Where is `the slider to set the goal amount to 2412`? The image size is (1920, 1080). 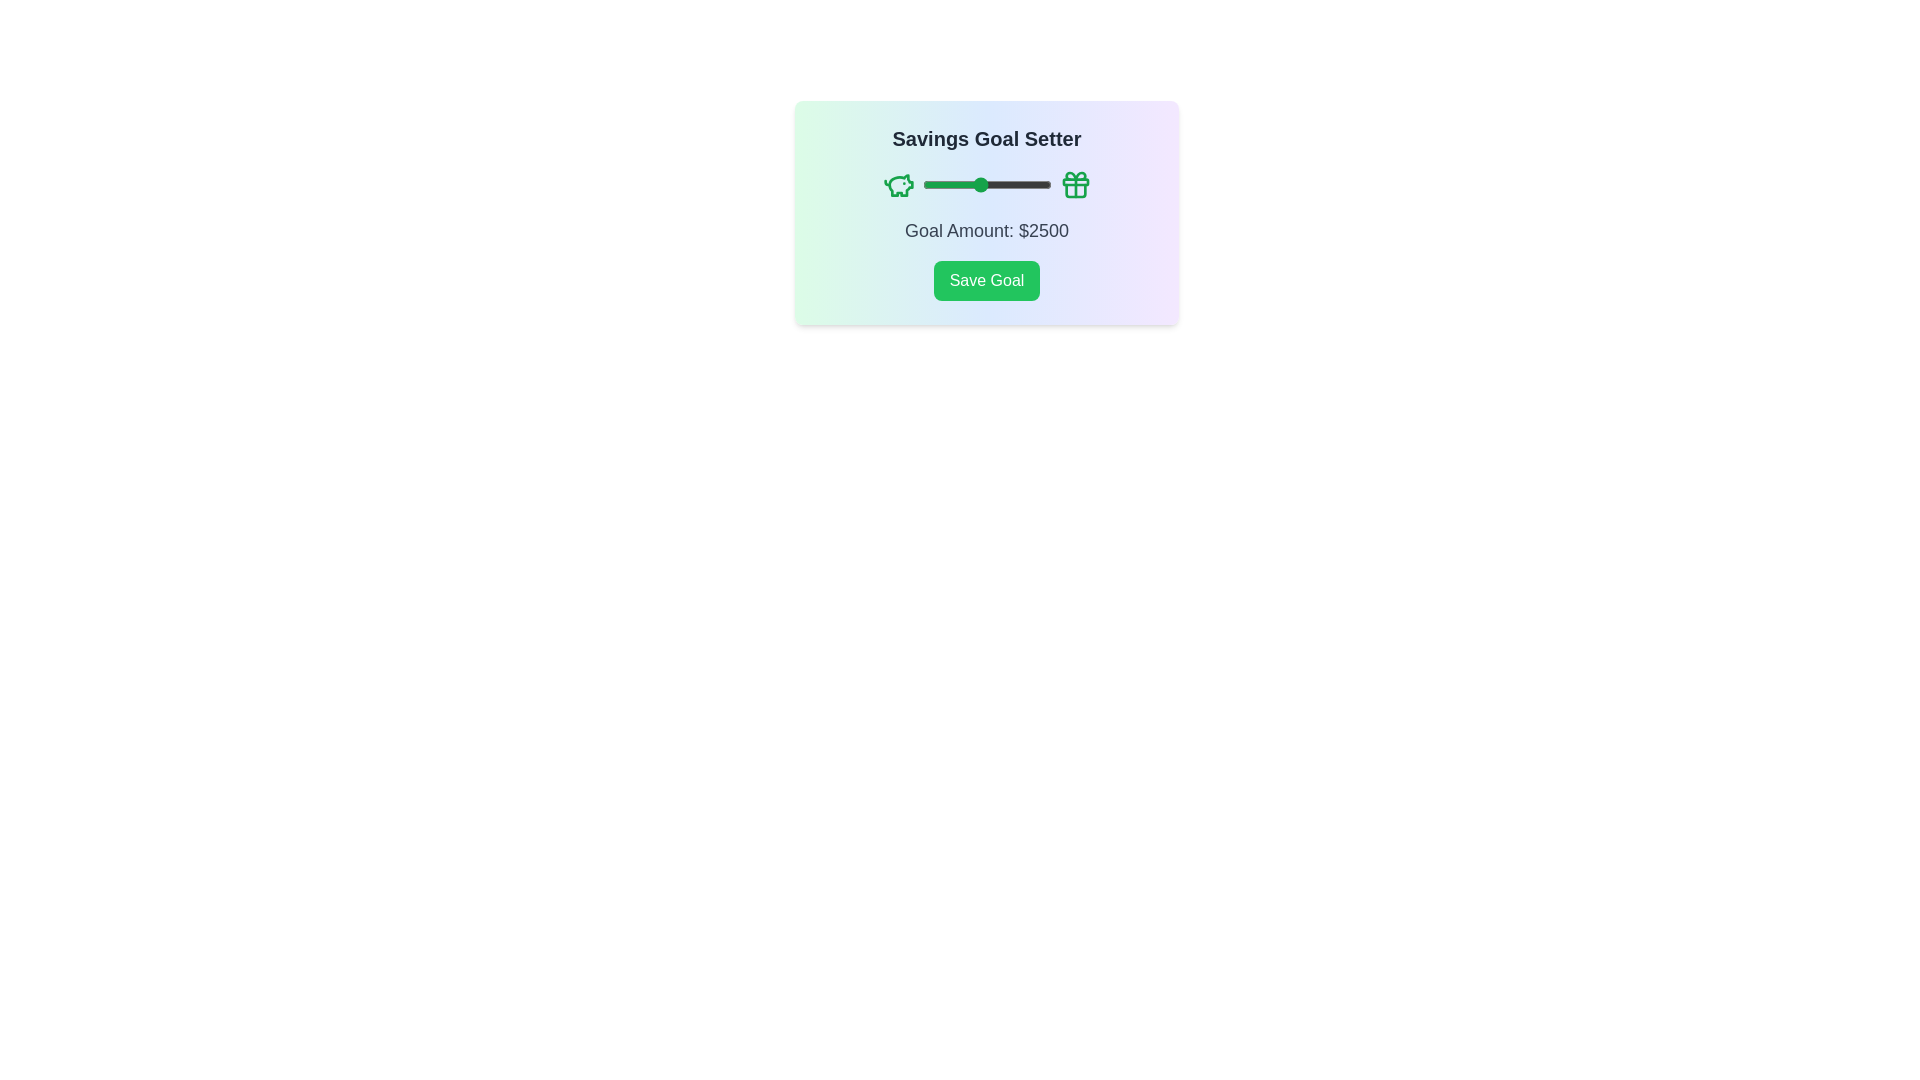 the slider to set the goal amount to 2412 is located at coordinates (977, 185).